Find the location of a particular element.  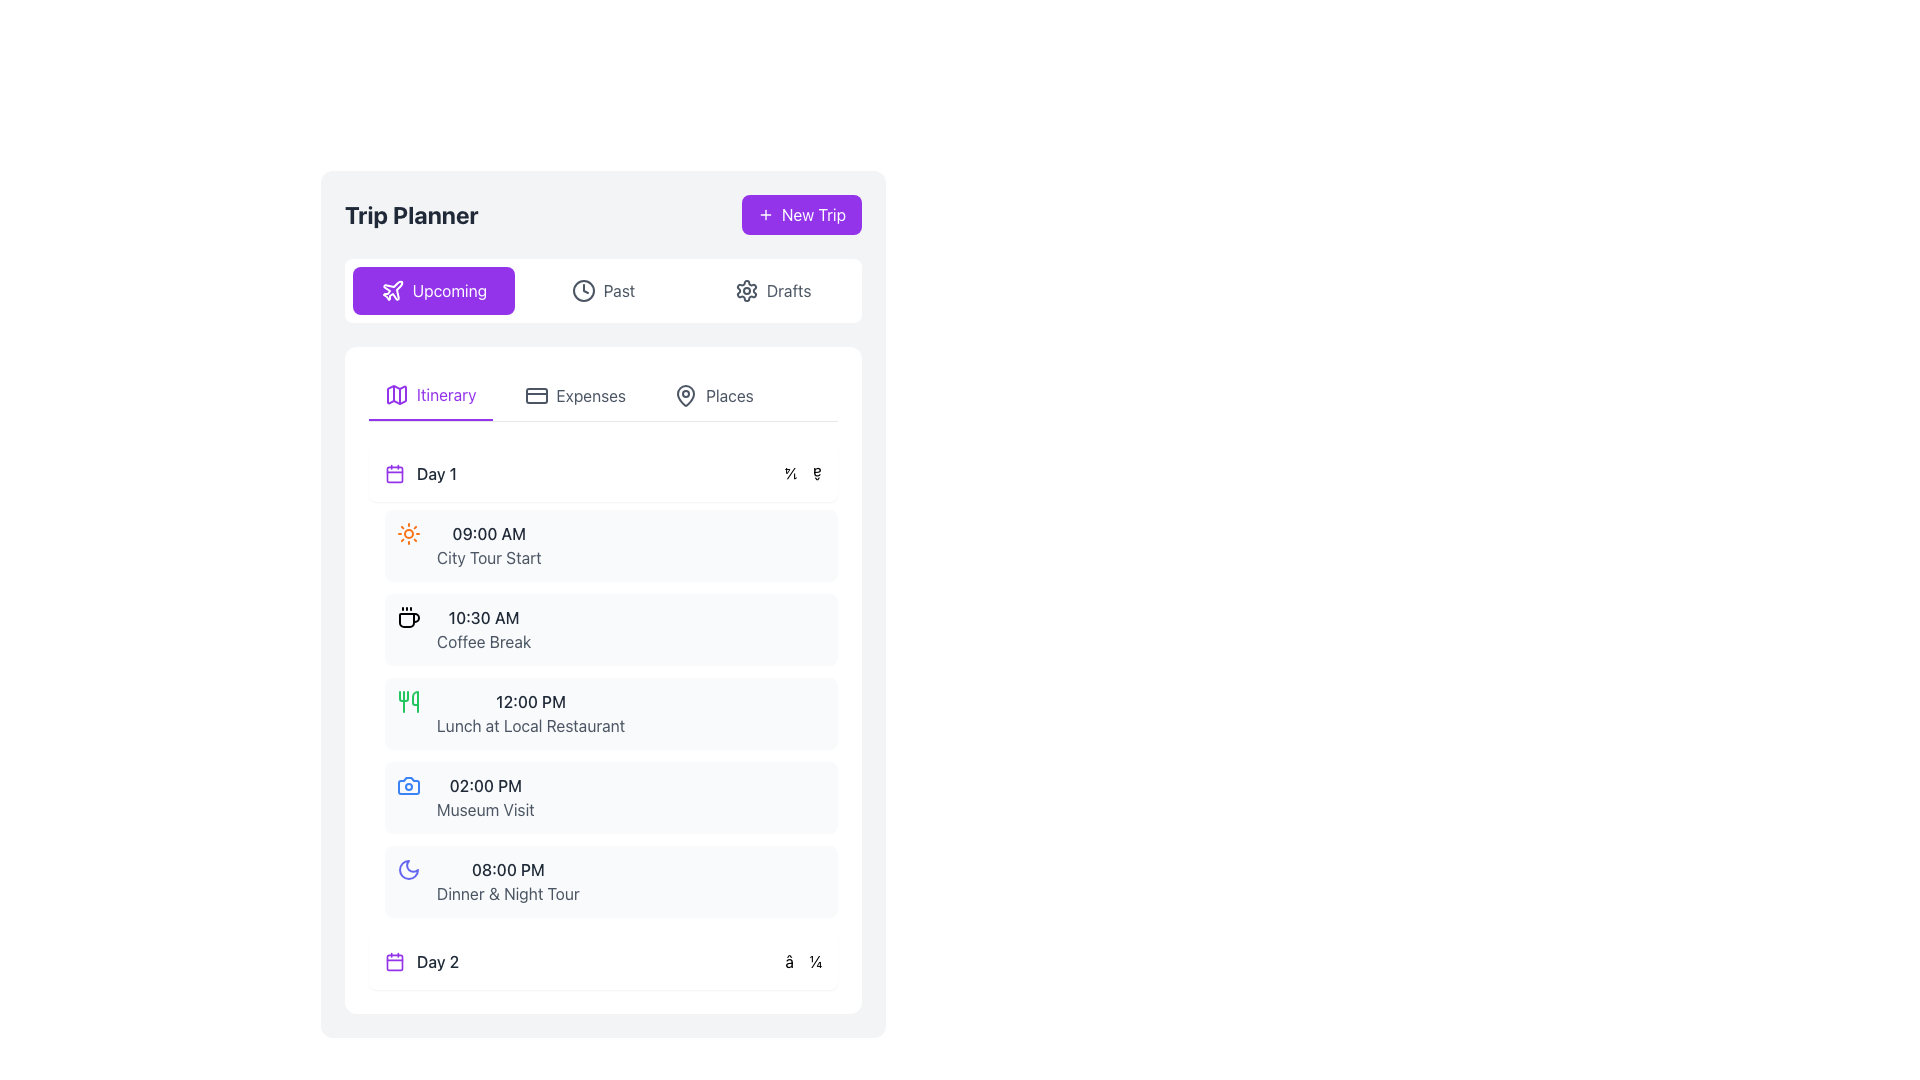

the rounded rectangle styled as a calendar icon background, located near the 'Day 2' label is located at coordinates (394, 960).